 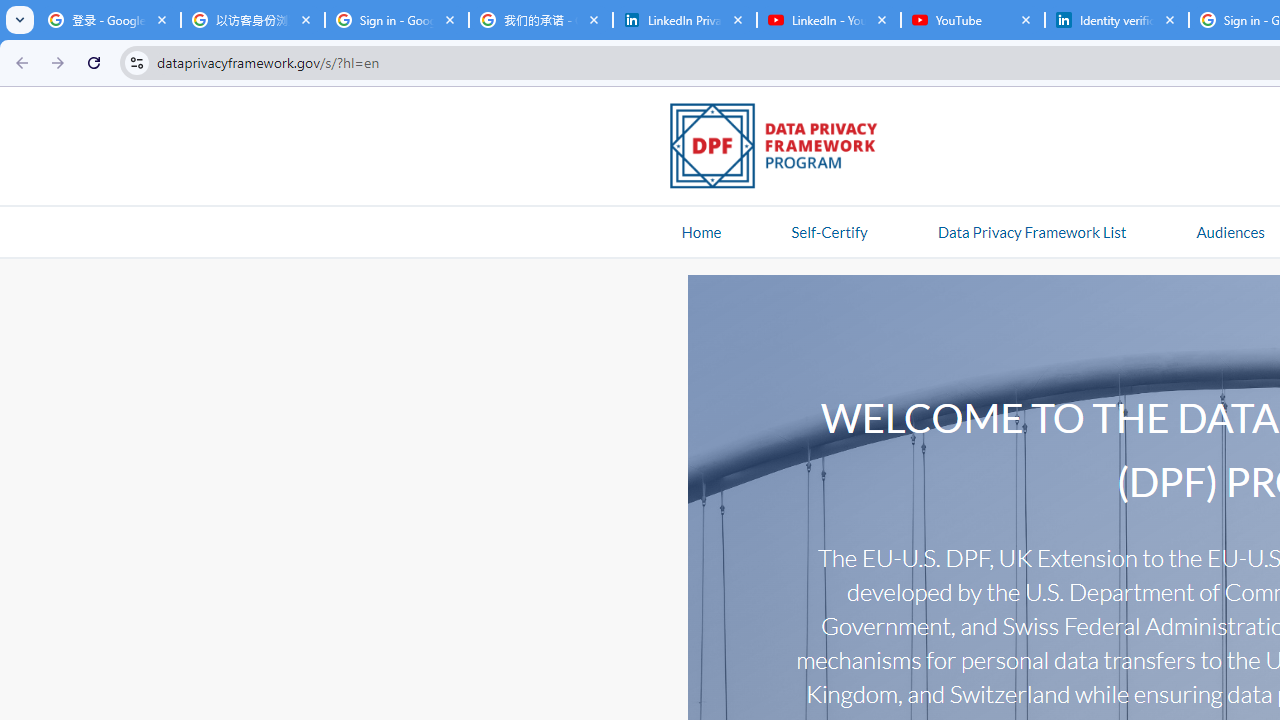 I want to click on 'Audiences', so click(x=1229, y=230).